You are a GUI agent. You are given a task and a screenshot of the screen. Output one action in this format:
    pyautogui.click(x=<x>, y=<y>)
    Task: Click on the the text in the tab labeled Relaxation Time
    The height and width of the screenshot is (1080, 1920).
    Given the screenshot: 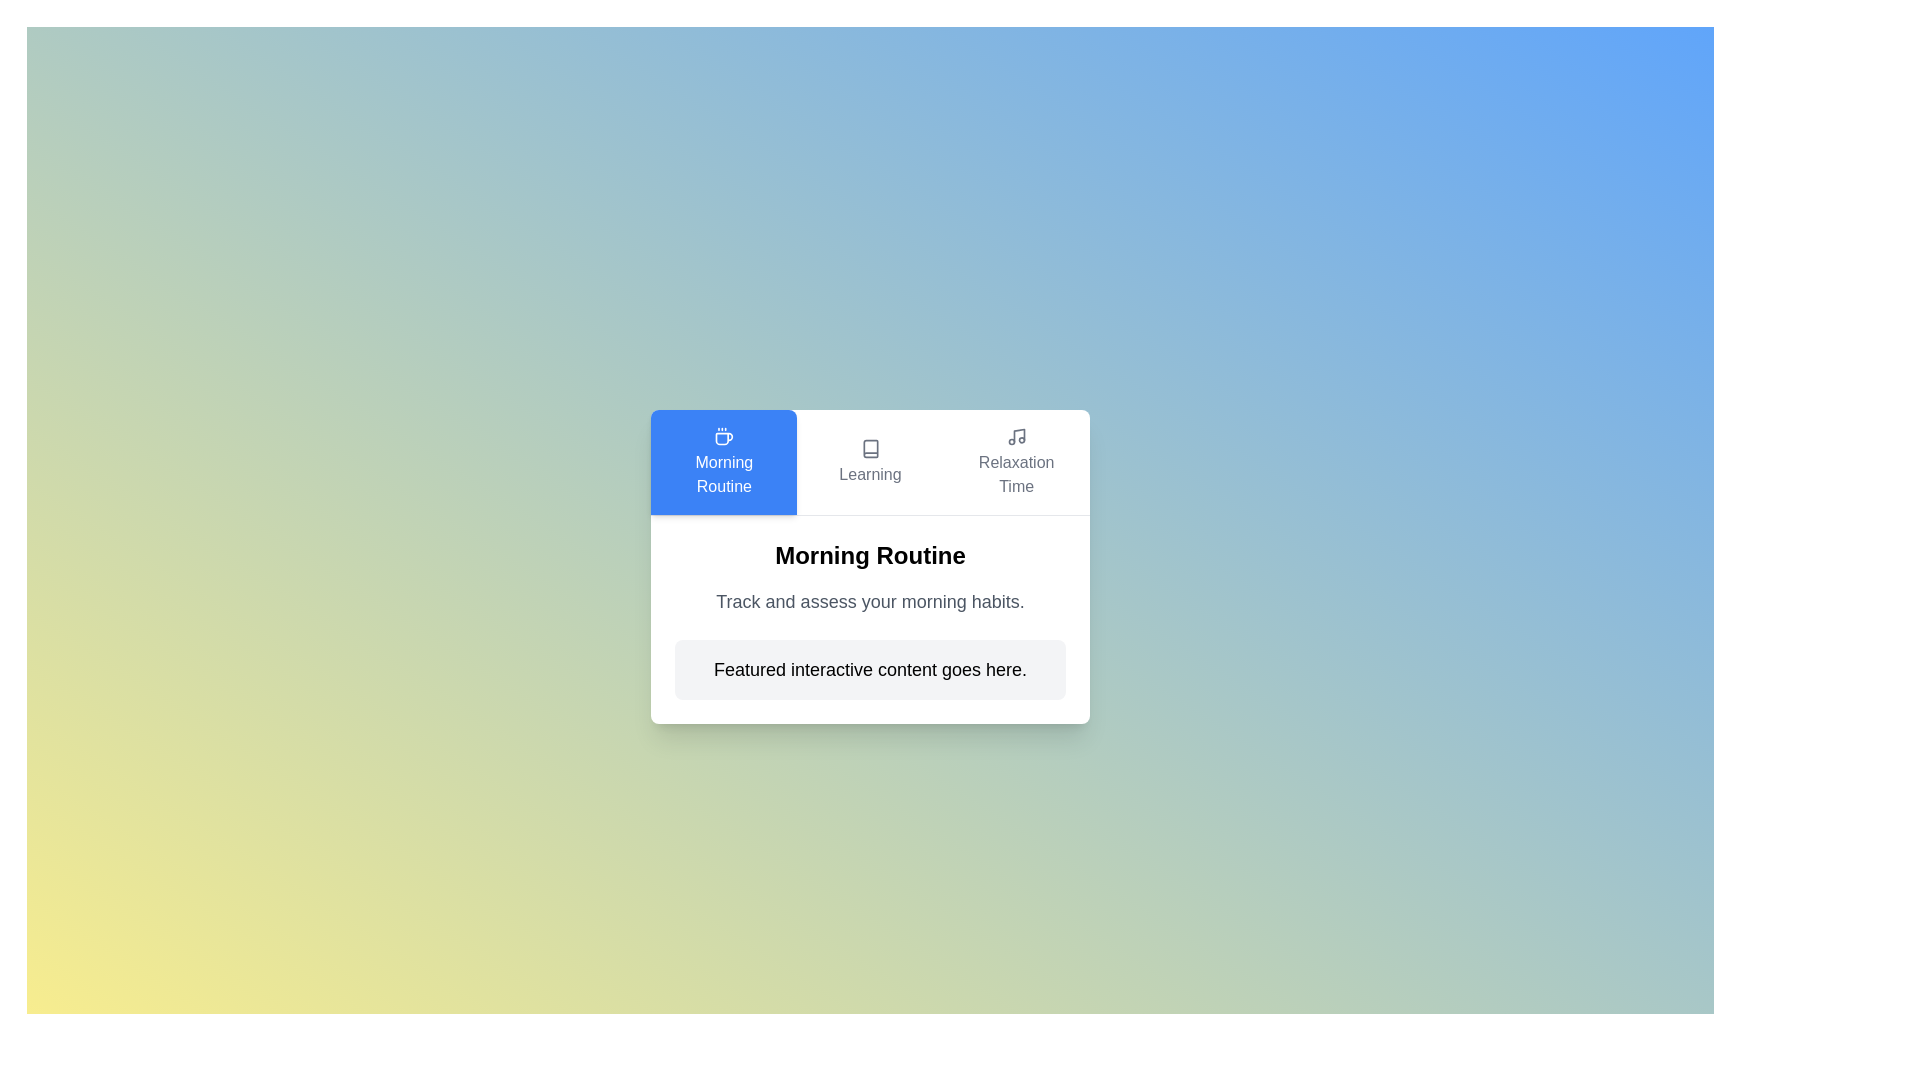 What is the action you would take?
    pyautogui.click(x=1016, y=462)
    